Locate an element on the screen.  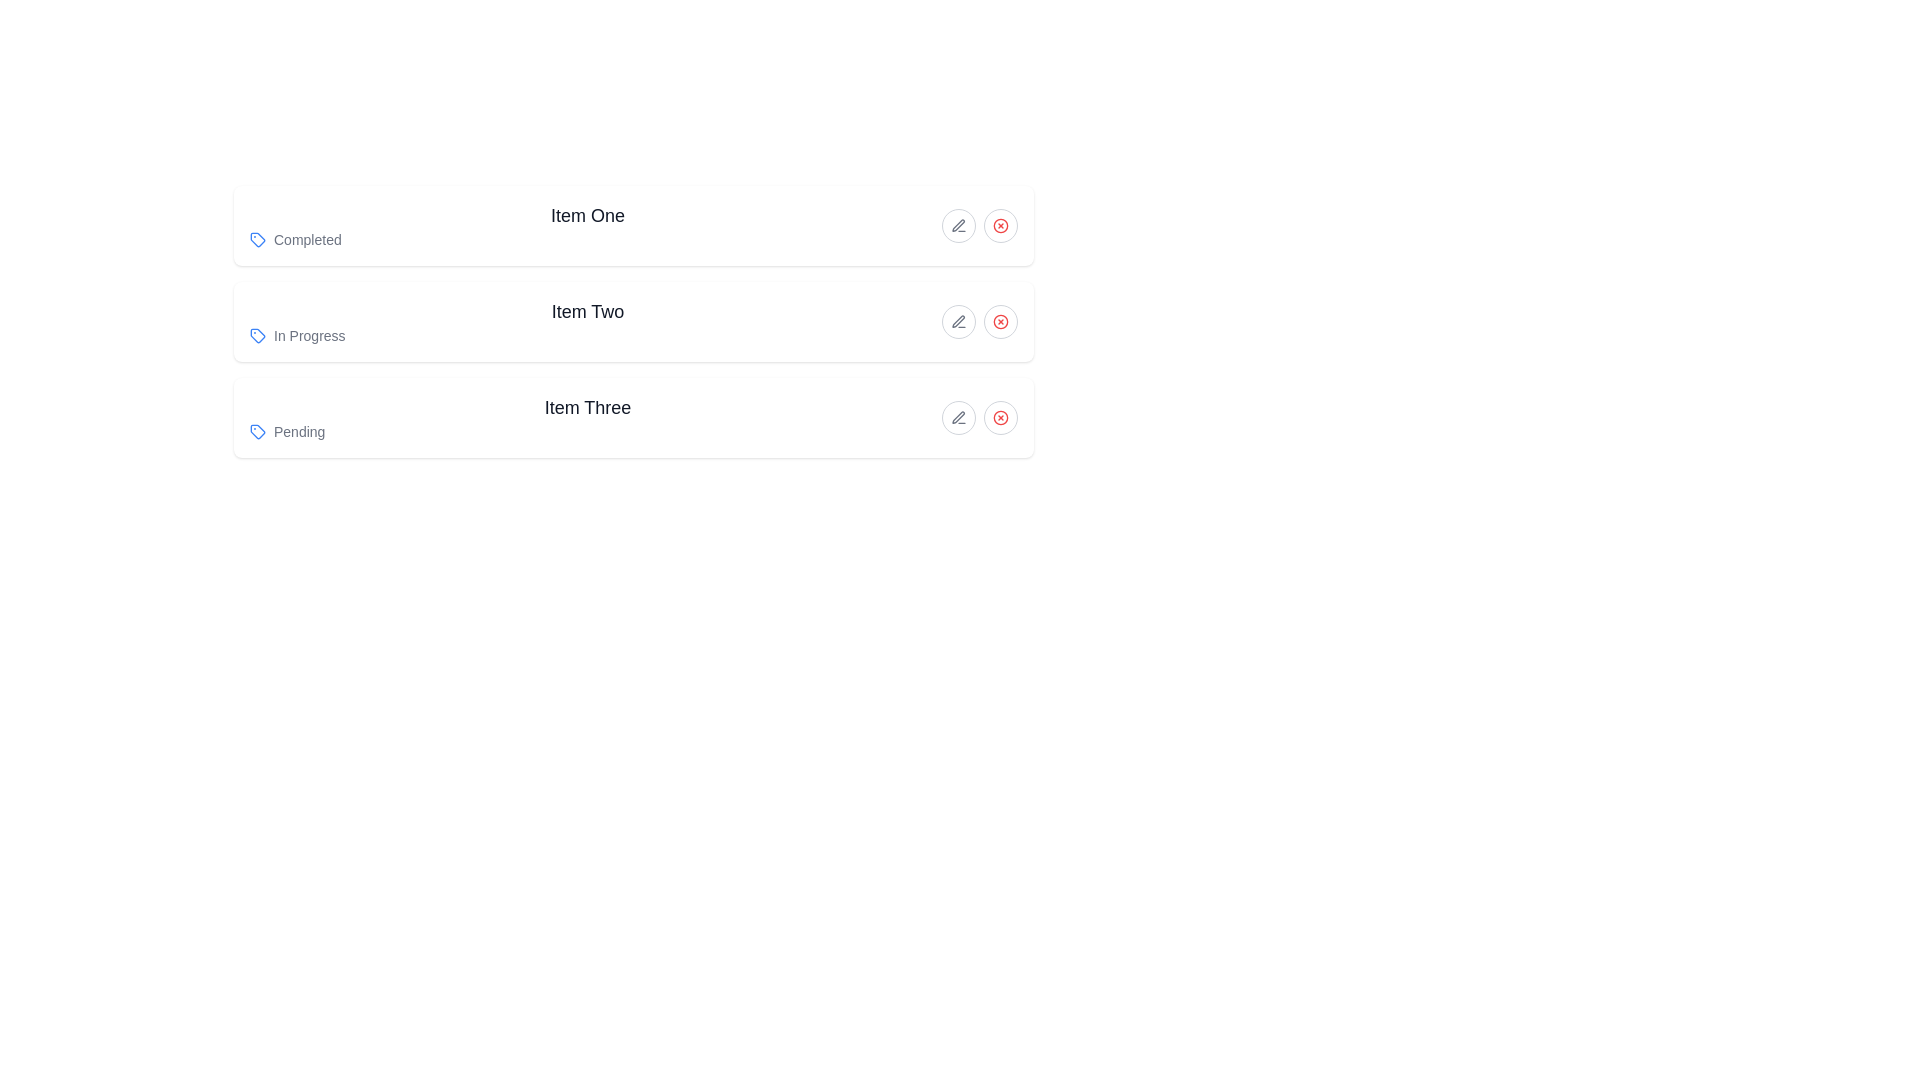
the first list item that represents an actionable or informational item with the status 'Completed' is located at coordinates (632, 225).